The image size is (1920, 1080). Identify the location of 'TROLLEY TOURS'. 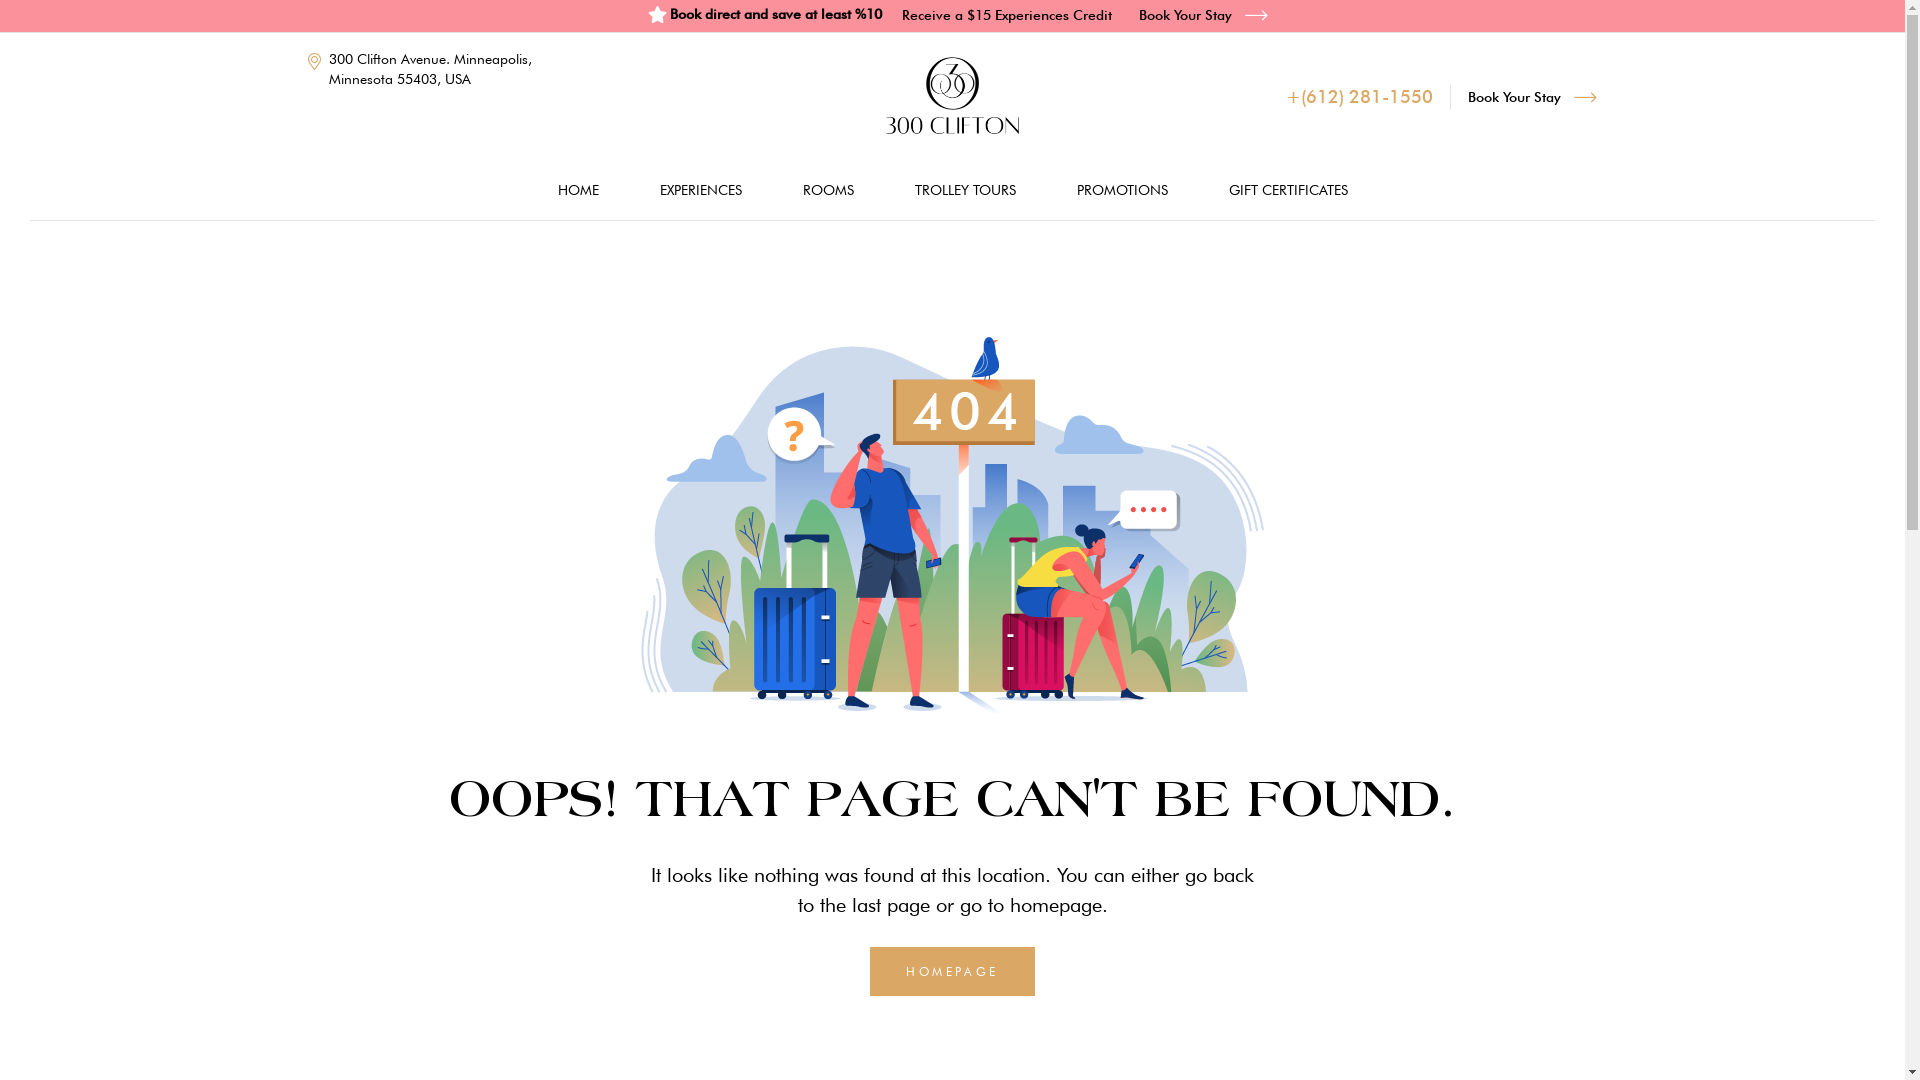
(964, 189).